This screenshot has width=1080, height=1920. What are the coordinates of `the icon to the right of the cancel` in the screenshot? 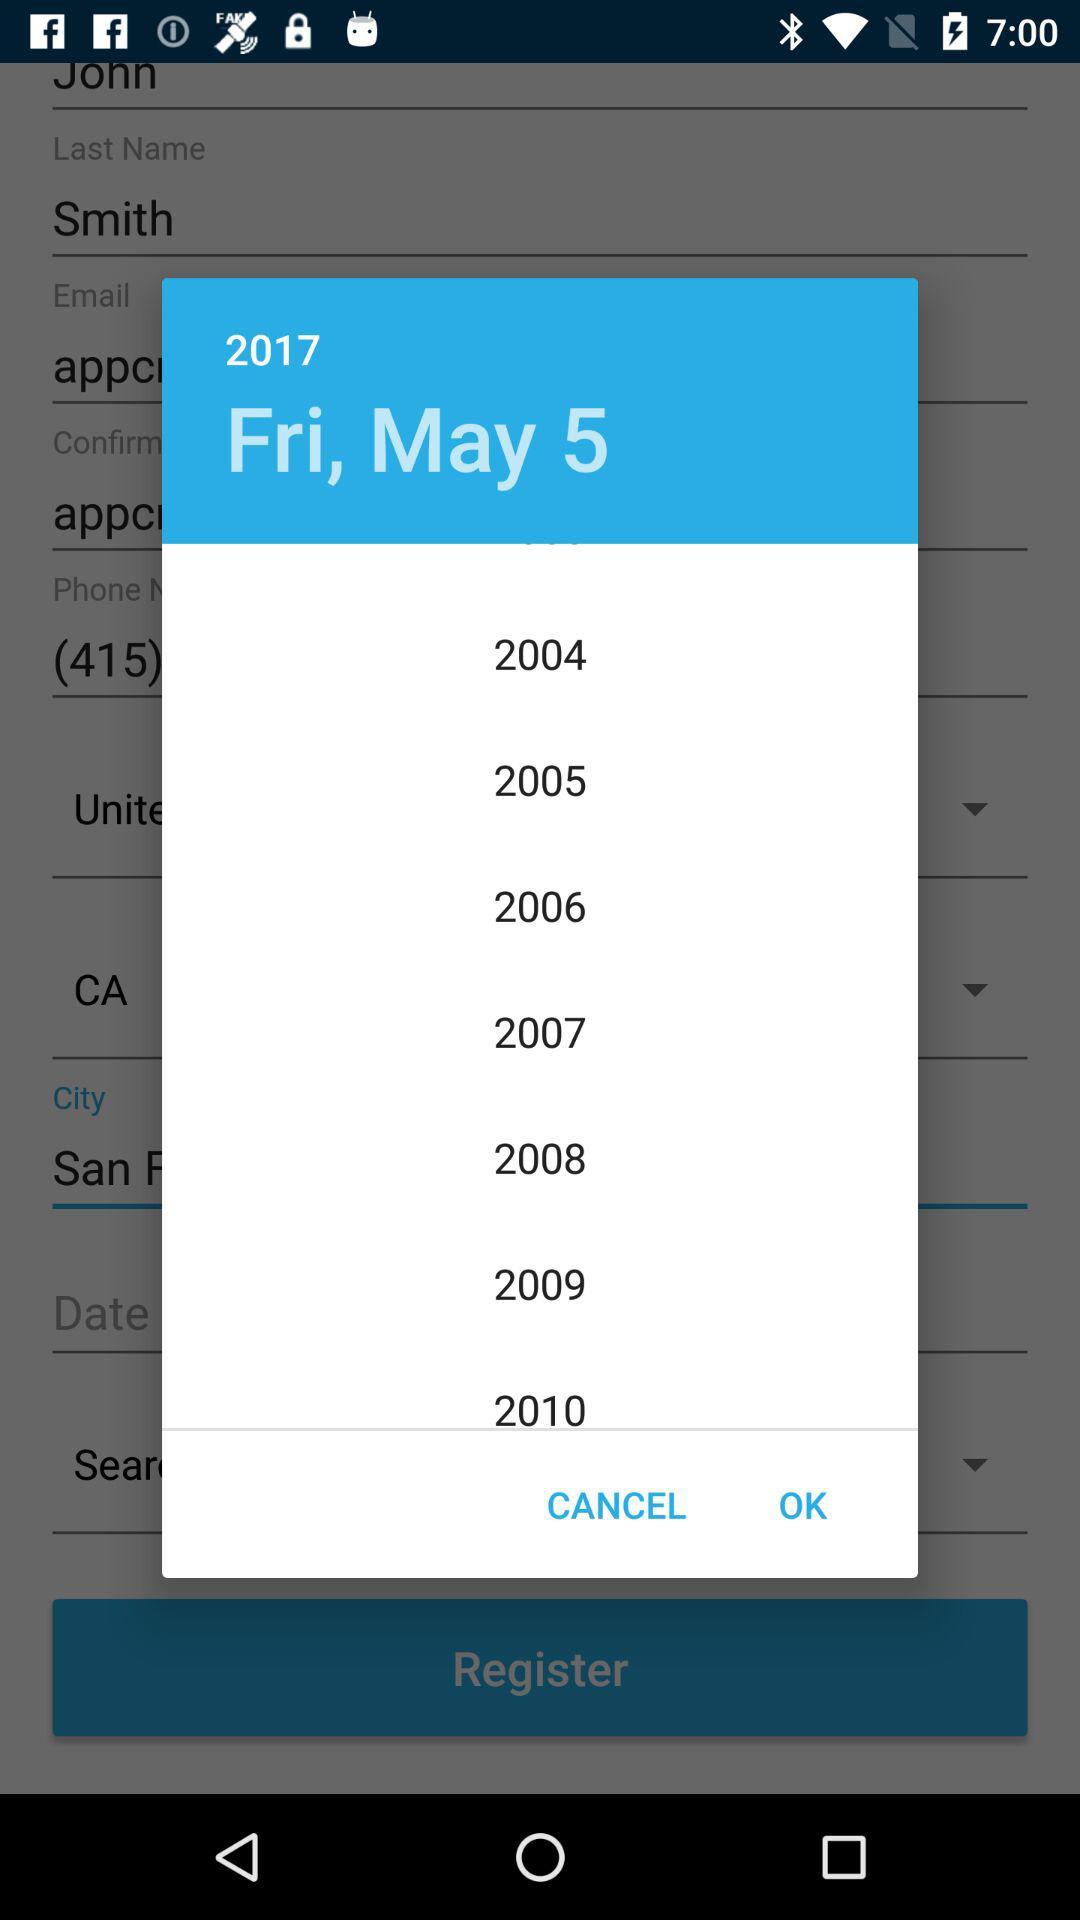 It's located at (801, 1504).